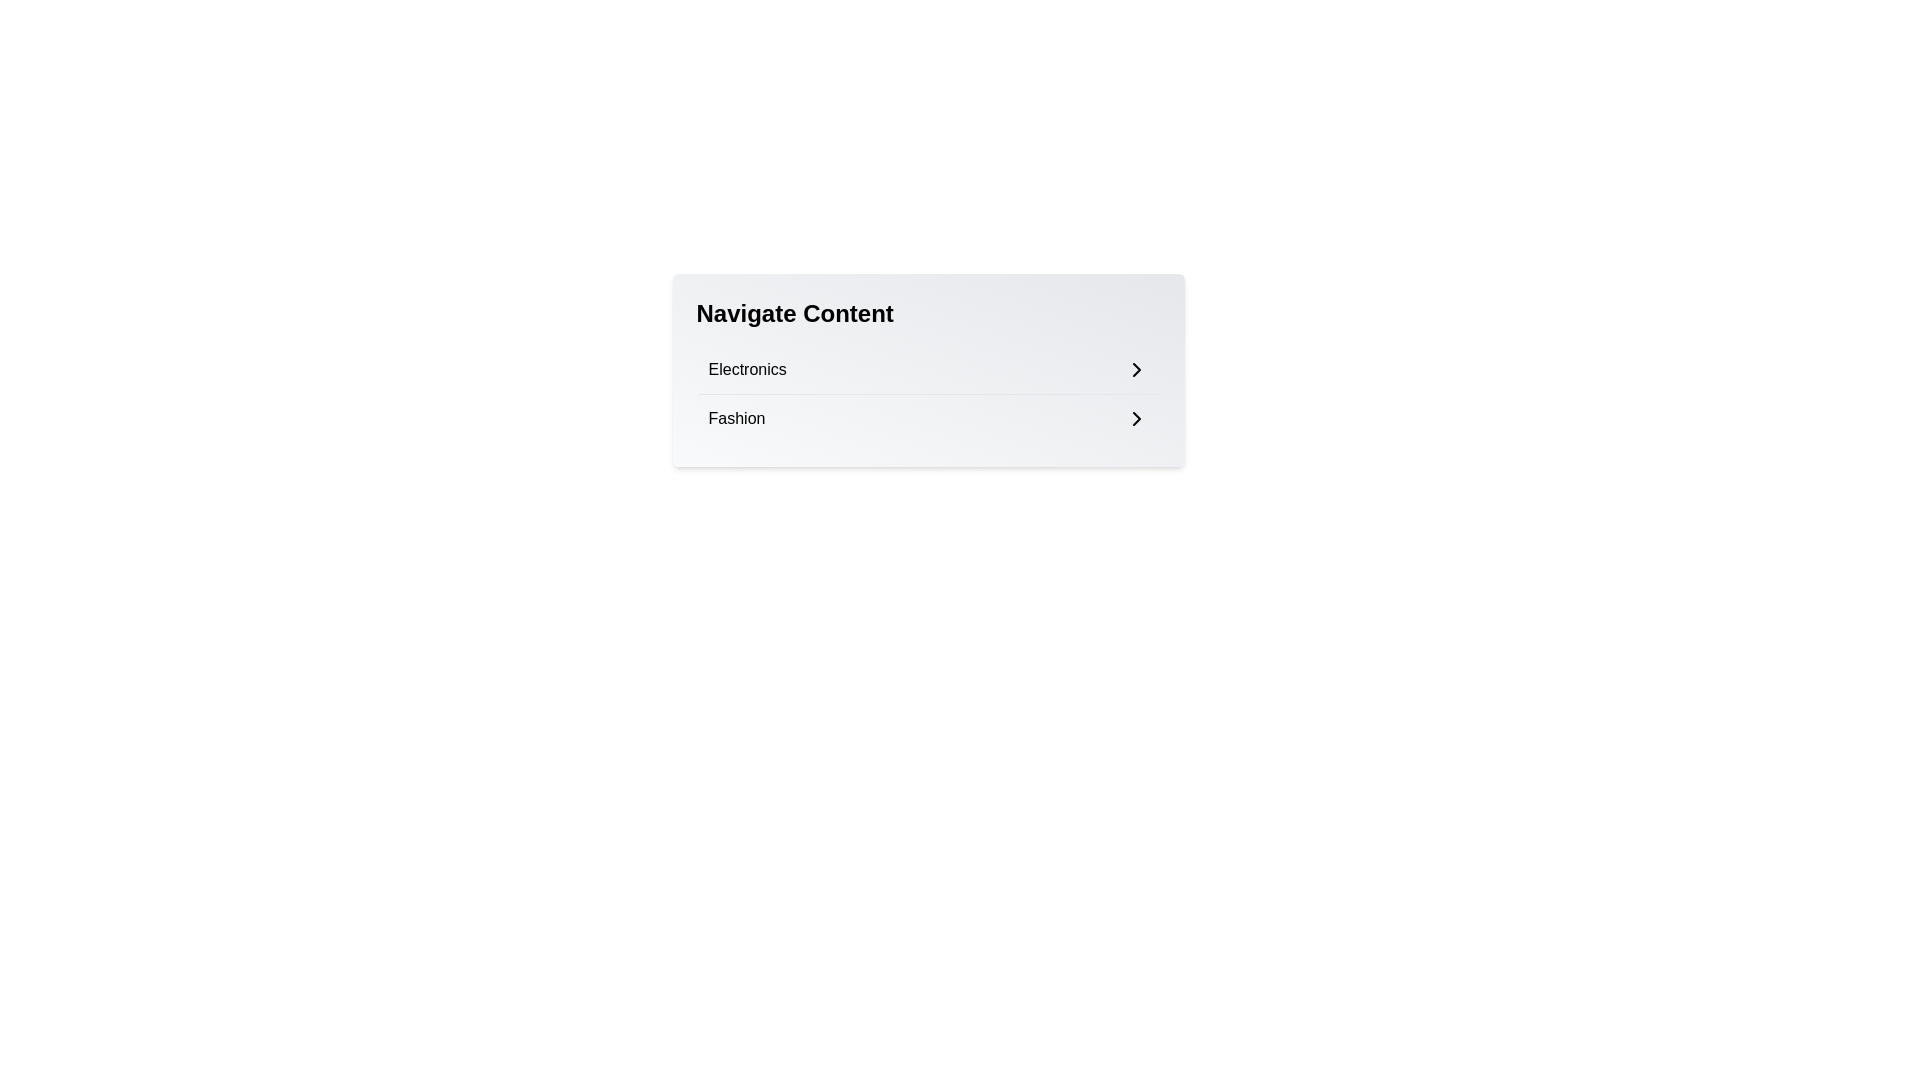 The width and height of the screenshot is (1920, 1080). Describe the element at coordinates (927, 394) in the screenshot. I see `the 'Fashion' item in the vertically arranged list of selectable items, which is part of the 'Navigate Content' card` at that location.